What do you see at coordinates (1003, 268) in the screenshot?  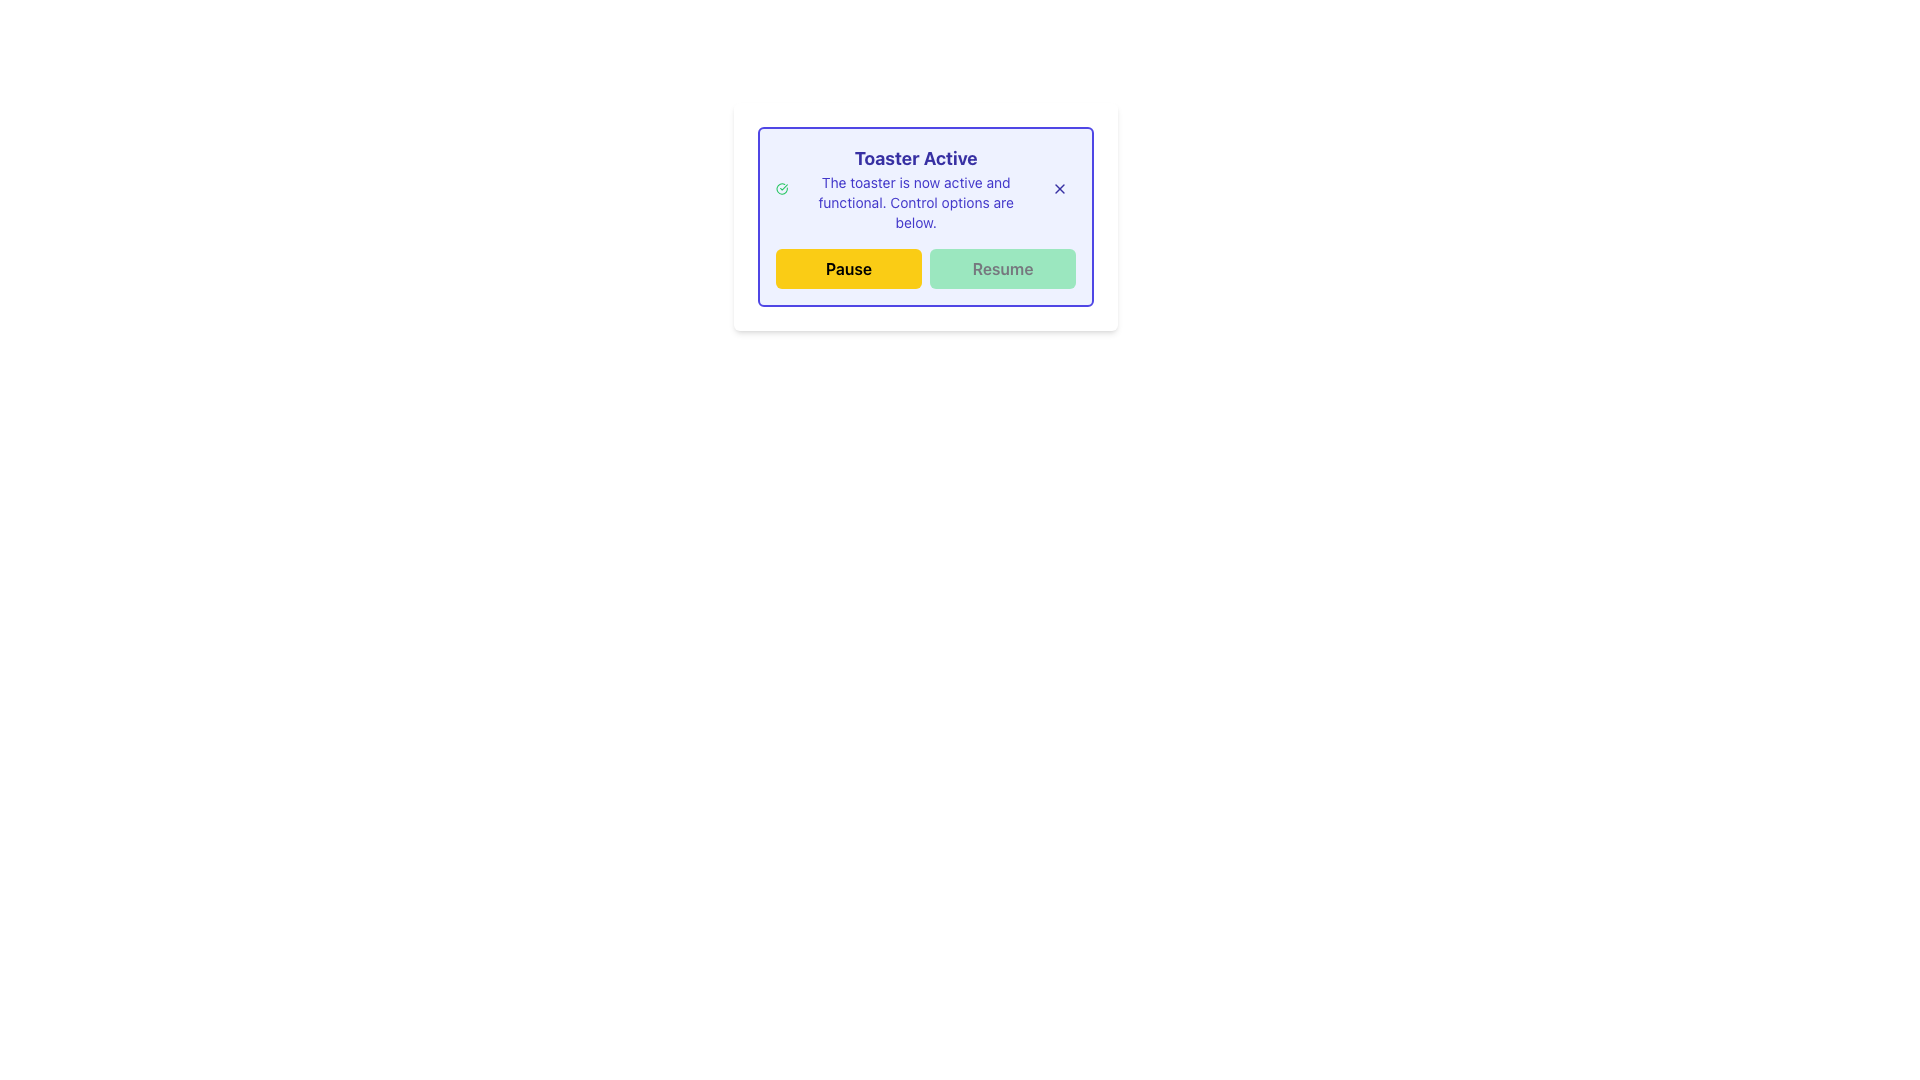 I see `the resume button located on the right side of the pair of horizontally-aligned buttons to activate the hover effect` at bounding box center [1003, 268].